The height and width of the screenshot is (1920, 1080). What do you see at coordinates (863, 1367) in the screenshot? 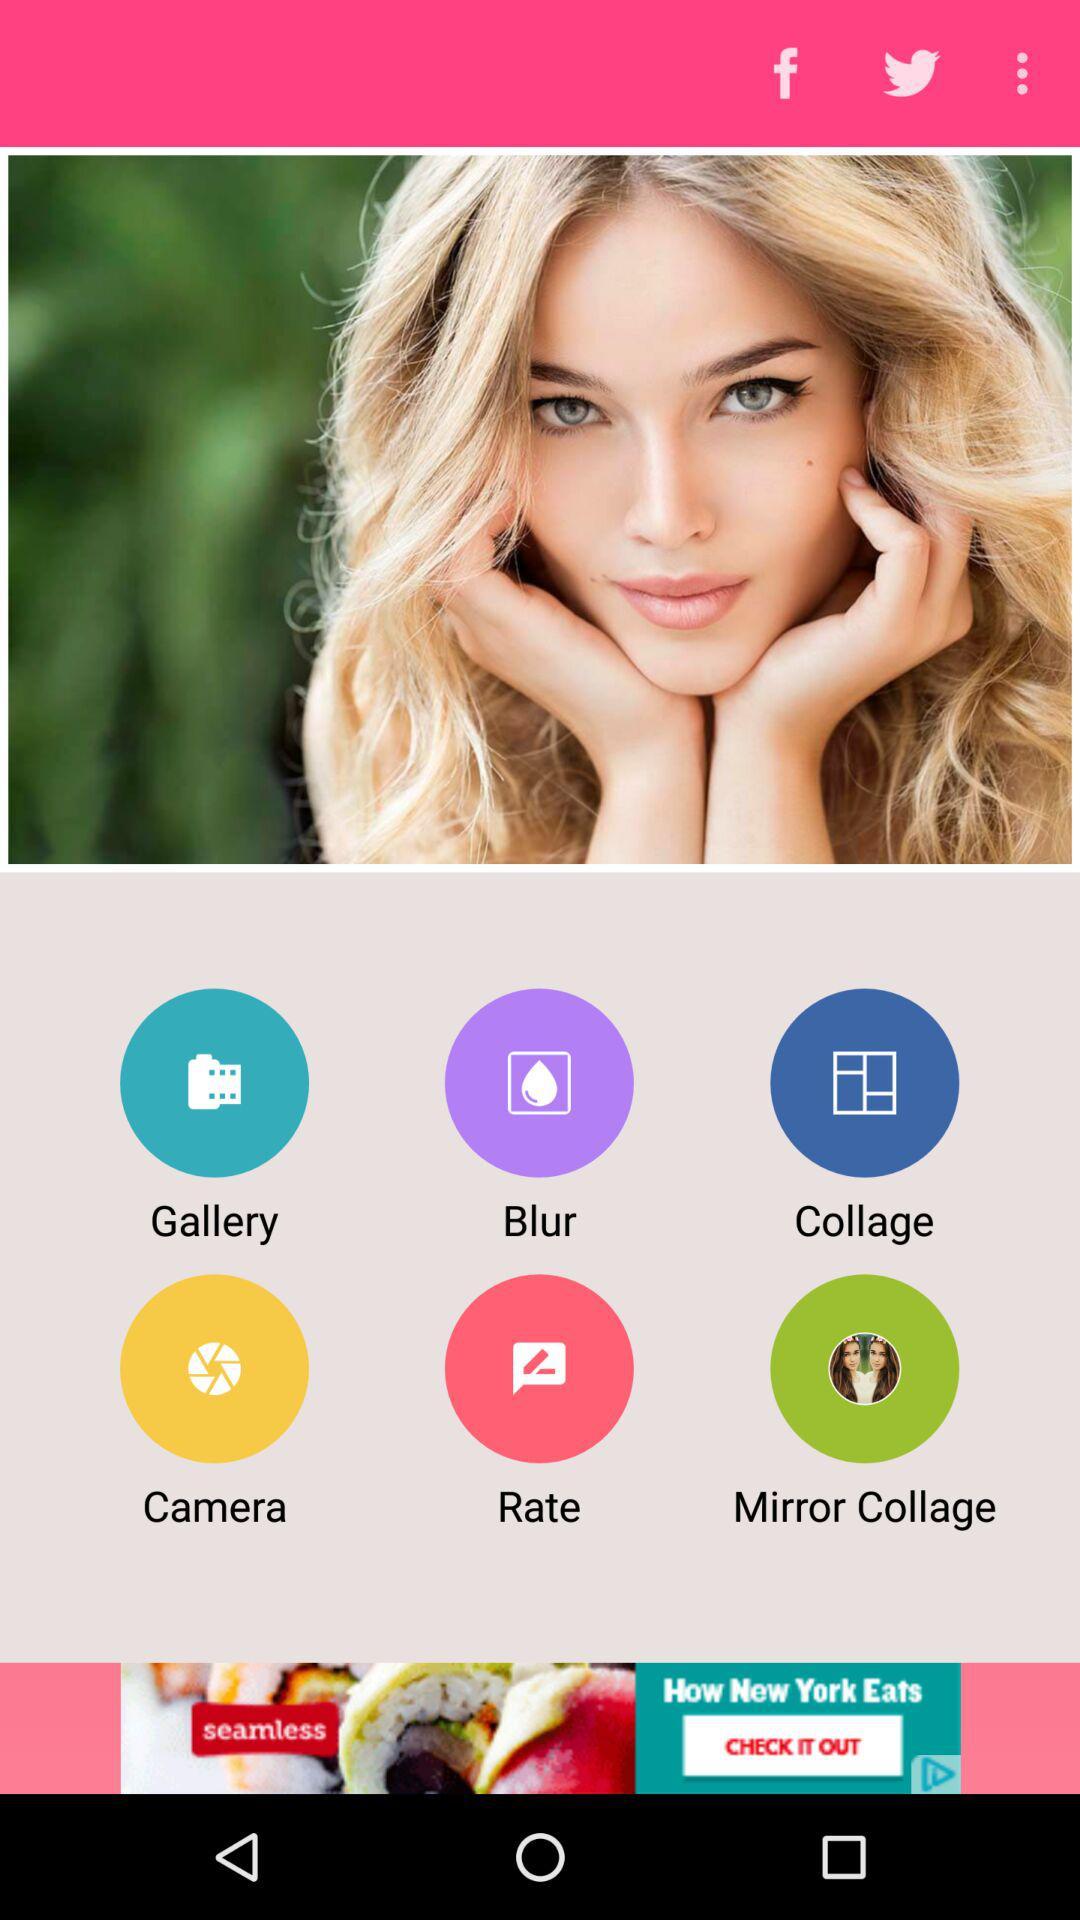
I see `mirror collage button` at bounding box center [863, 1367].